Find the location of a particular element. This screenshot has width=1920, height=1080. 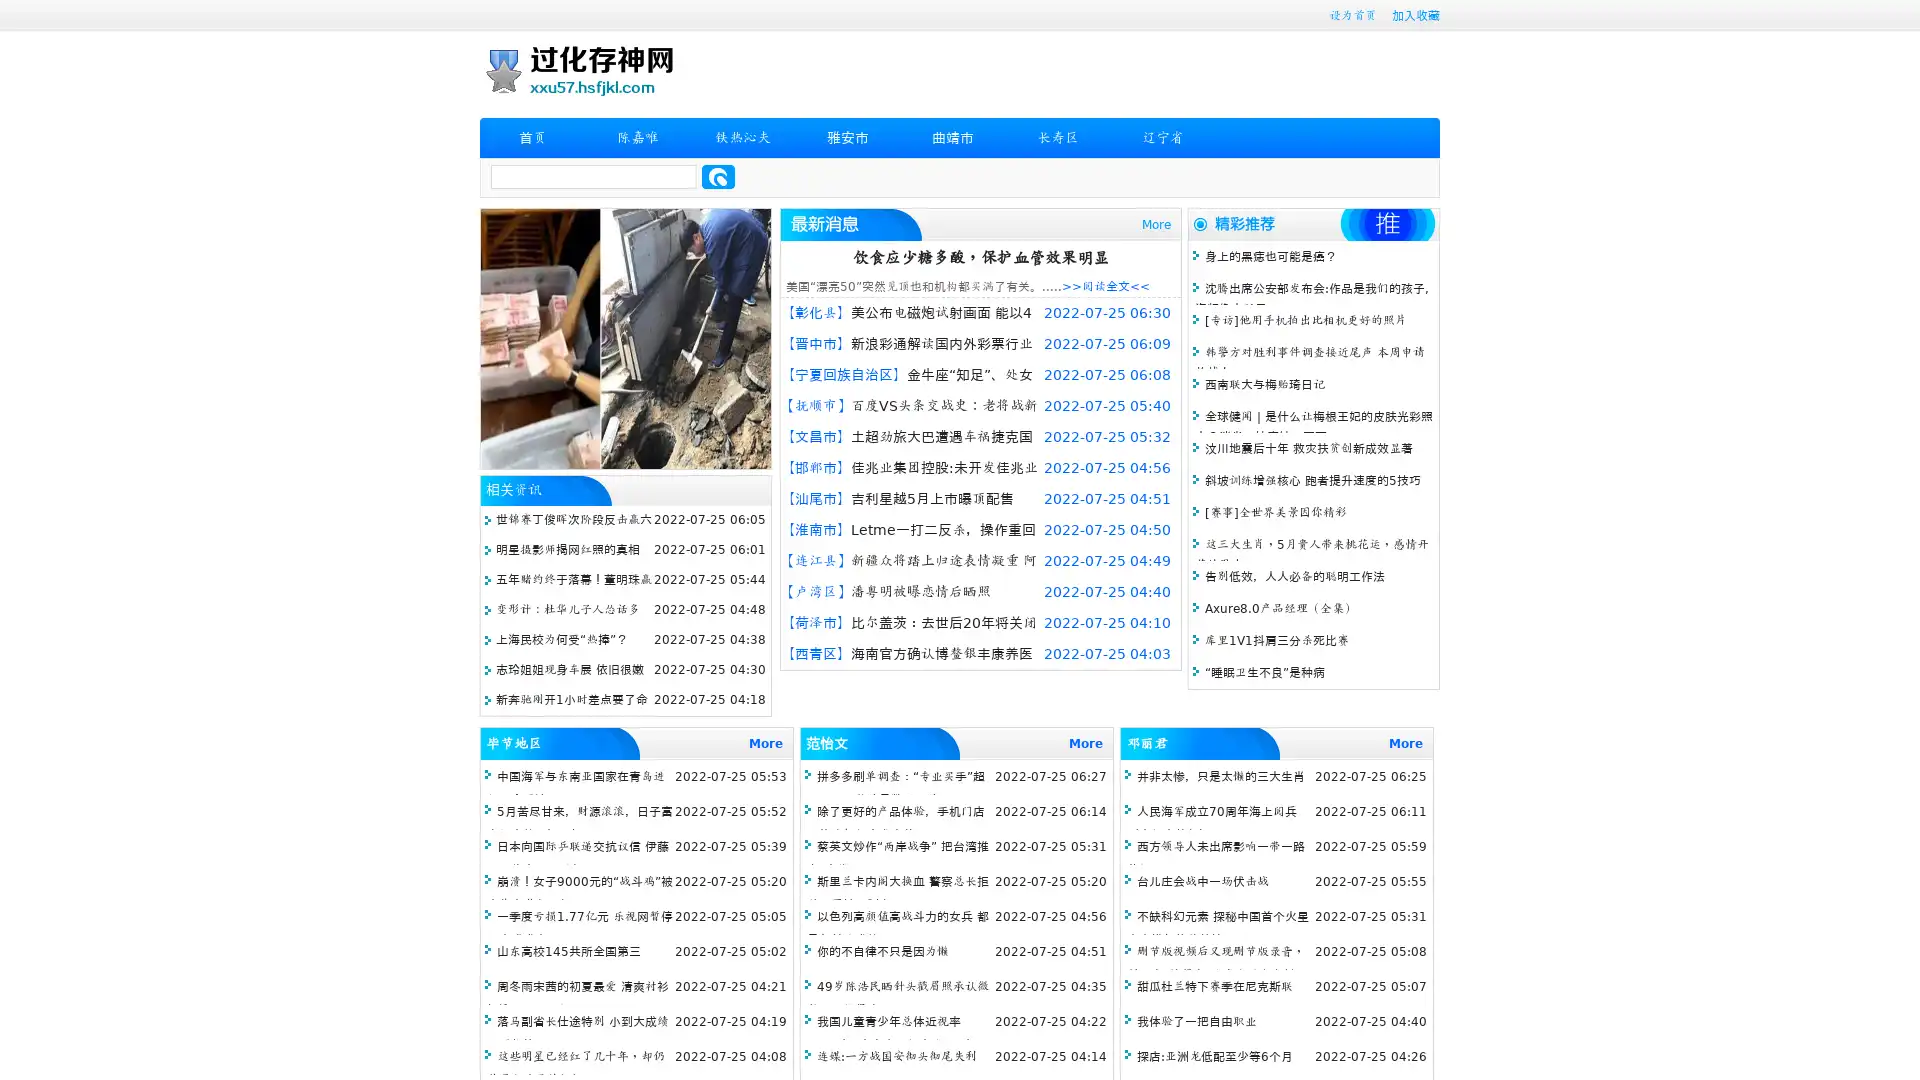

Search is located at coordinates (718, 176).